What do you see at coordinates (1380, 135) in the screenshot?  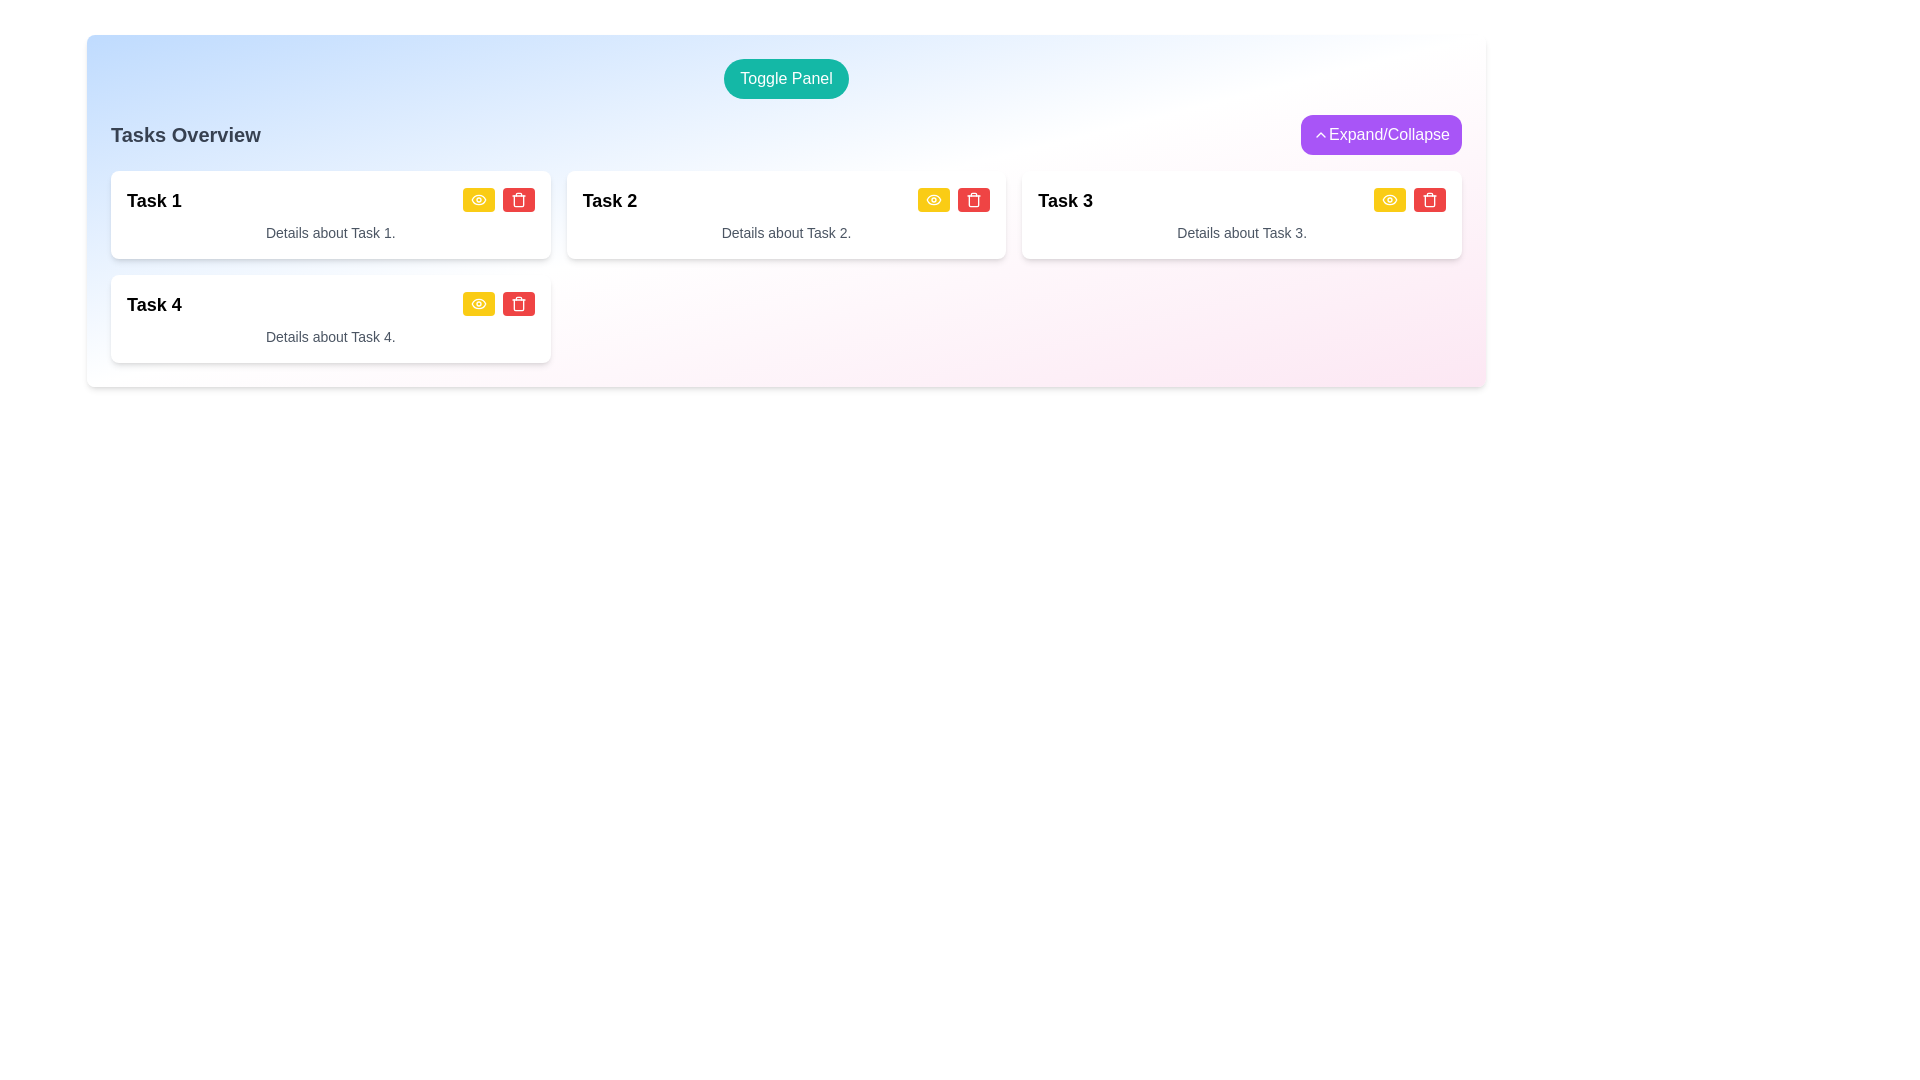 I see `the button located at the top-right corner of the 'Tasks Overview' panel` at bounding box center [1380, 135].